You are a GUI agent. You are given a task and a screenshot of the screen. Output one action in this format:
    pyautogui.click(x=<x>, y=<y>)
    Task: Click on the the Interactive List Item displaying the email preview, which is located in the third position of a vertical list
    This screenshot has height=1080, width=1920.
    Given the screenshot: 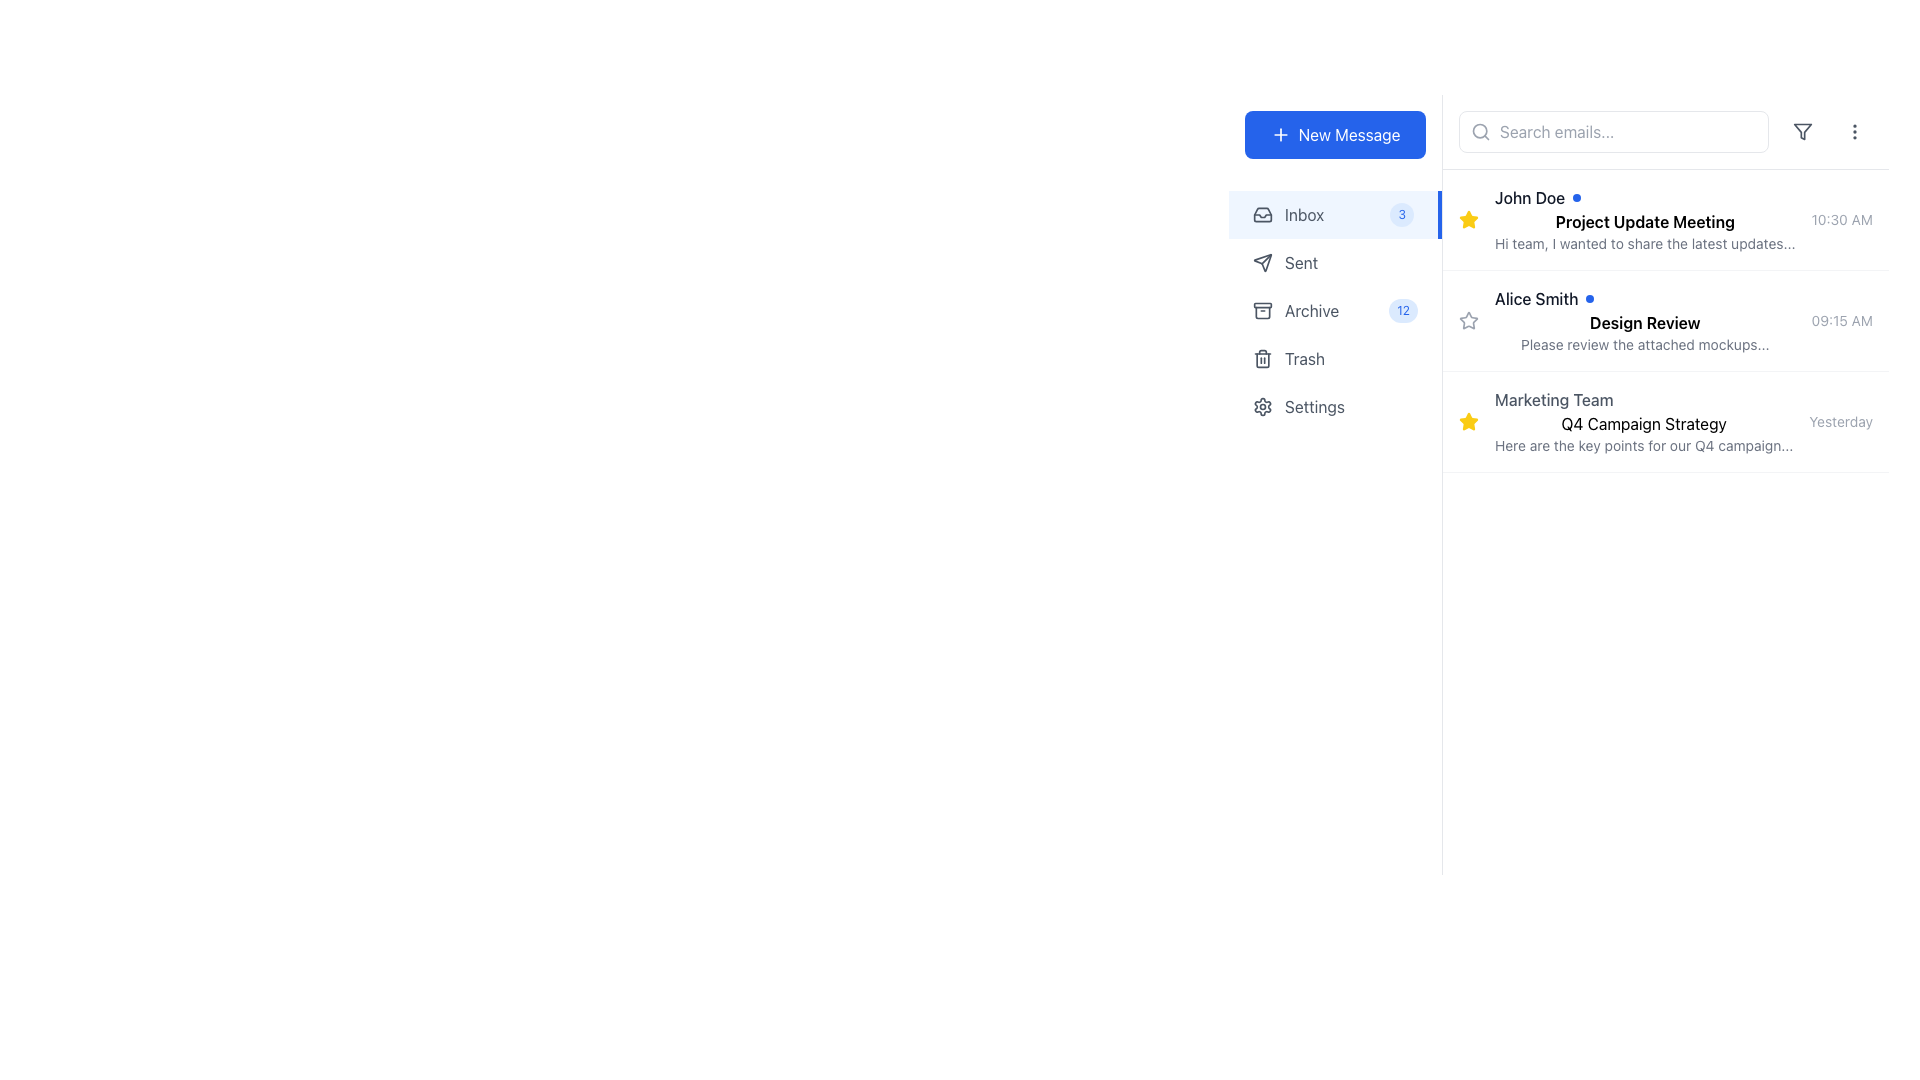 What is the action you would take?
    pyautogui.click(x=1665, y=420)
    